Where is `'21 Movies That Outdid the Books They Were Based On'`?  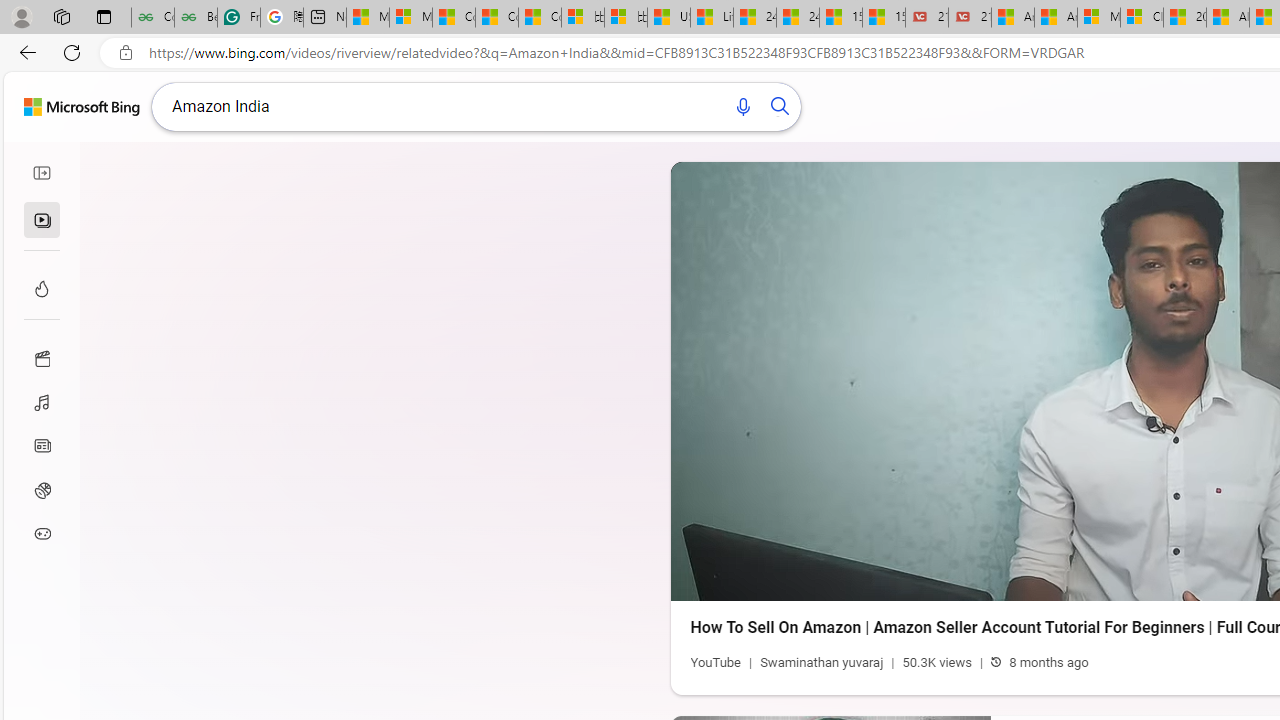
'21 Movies That Outdid the Books They Were Based On' is located at coordinates (969, 17).